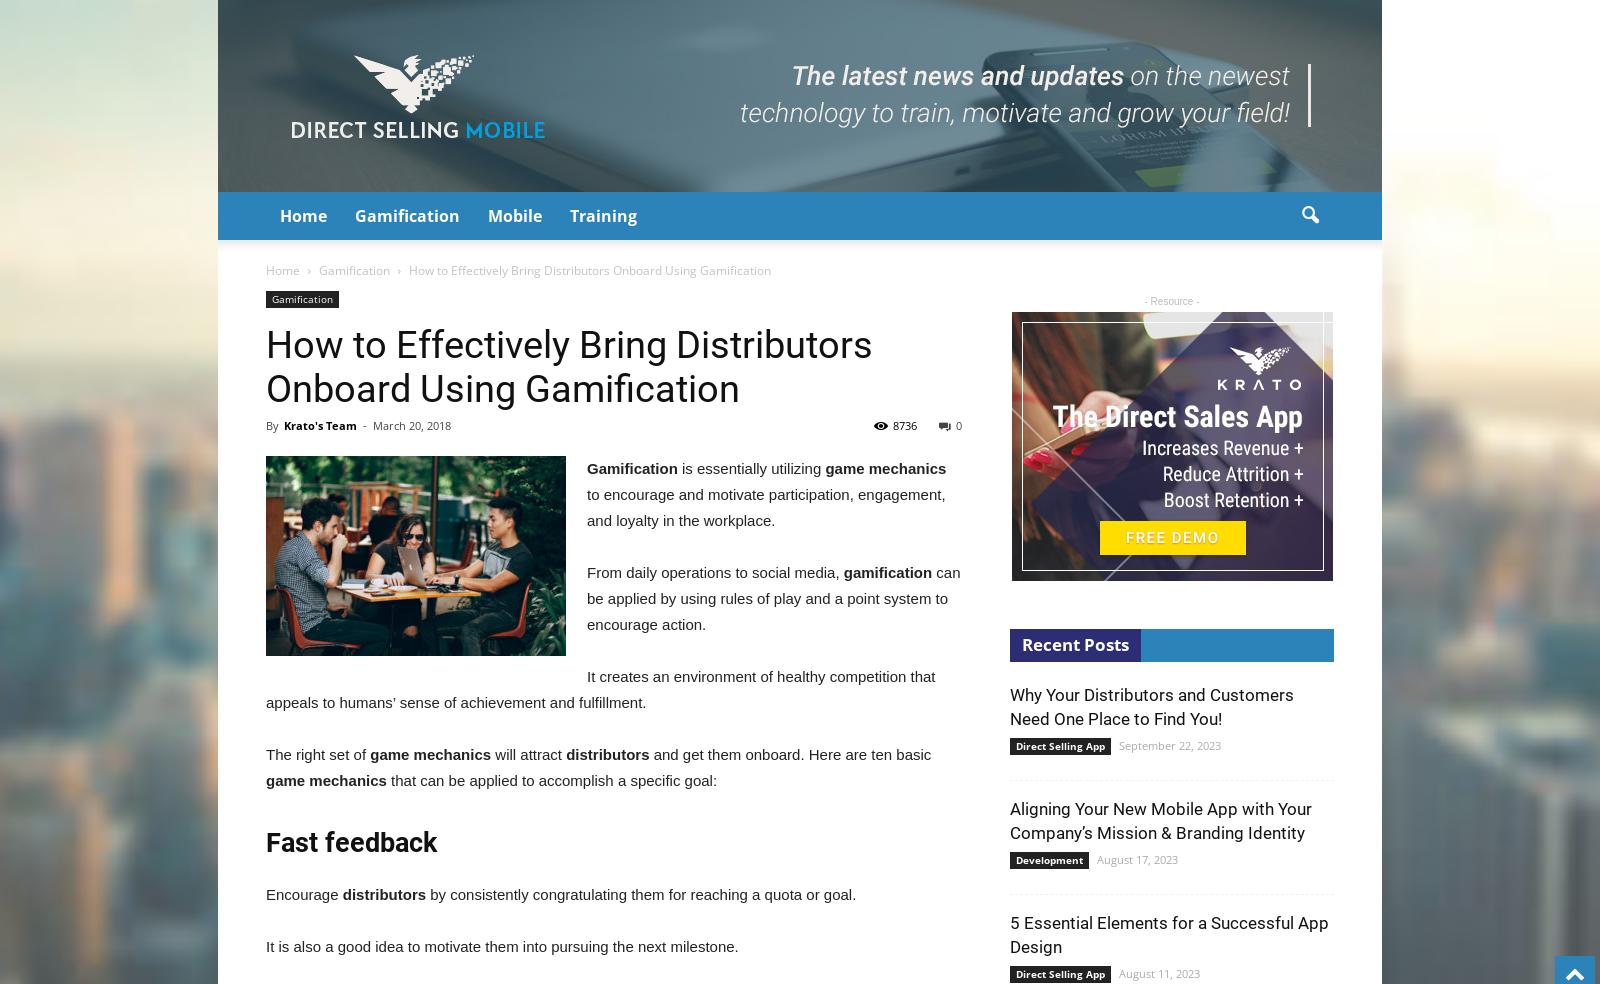  I want to click on 'by consistently congratulating them for reaching a quota or goal.', so click(643, 894).